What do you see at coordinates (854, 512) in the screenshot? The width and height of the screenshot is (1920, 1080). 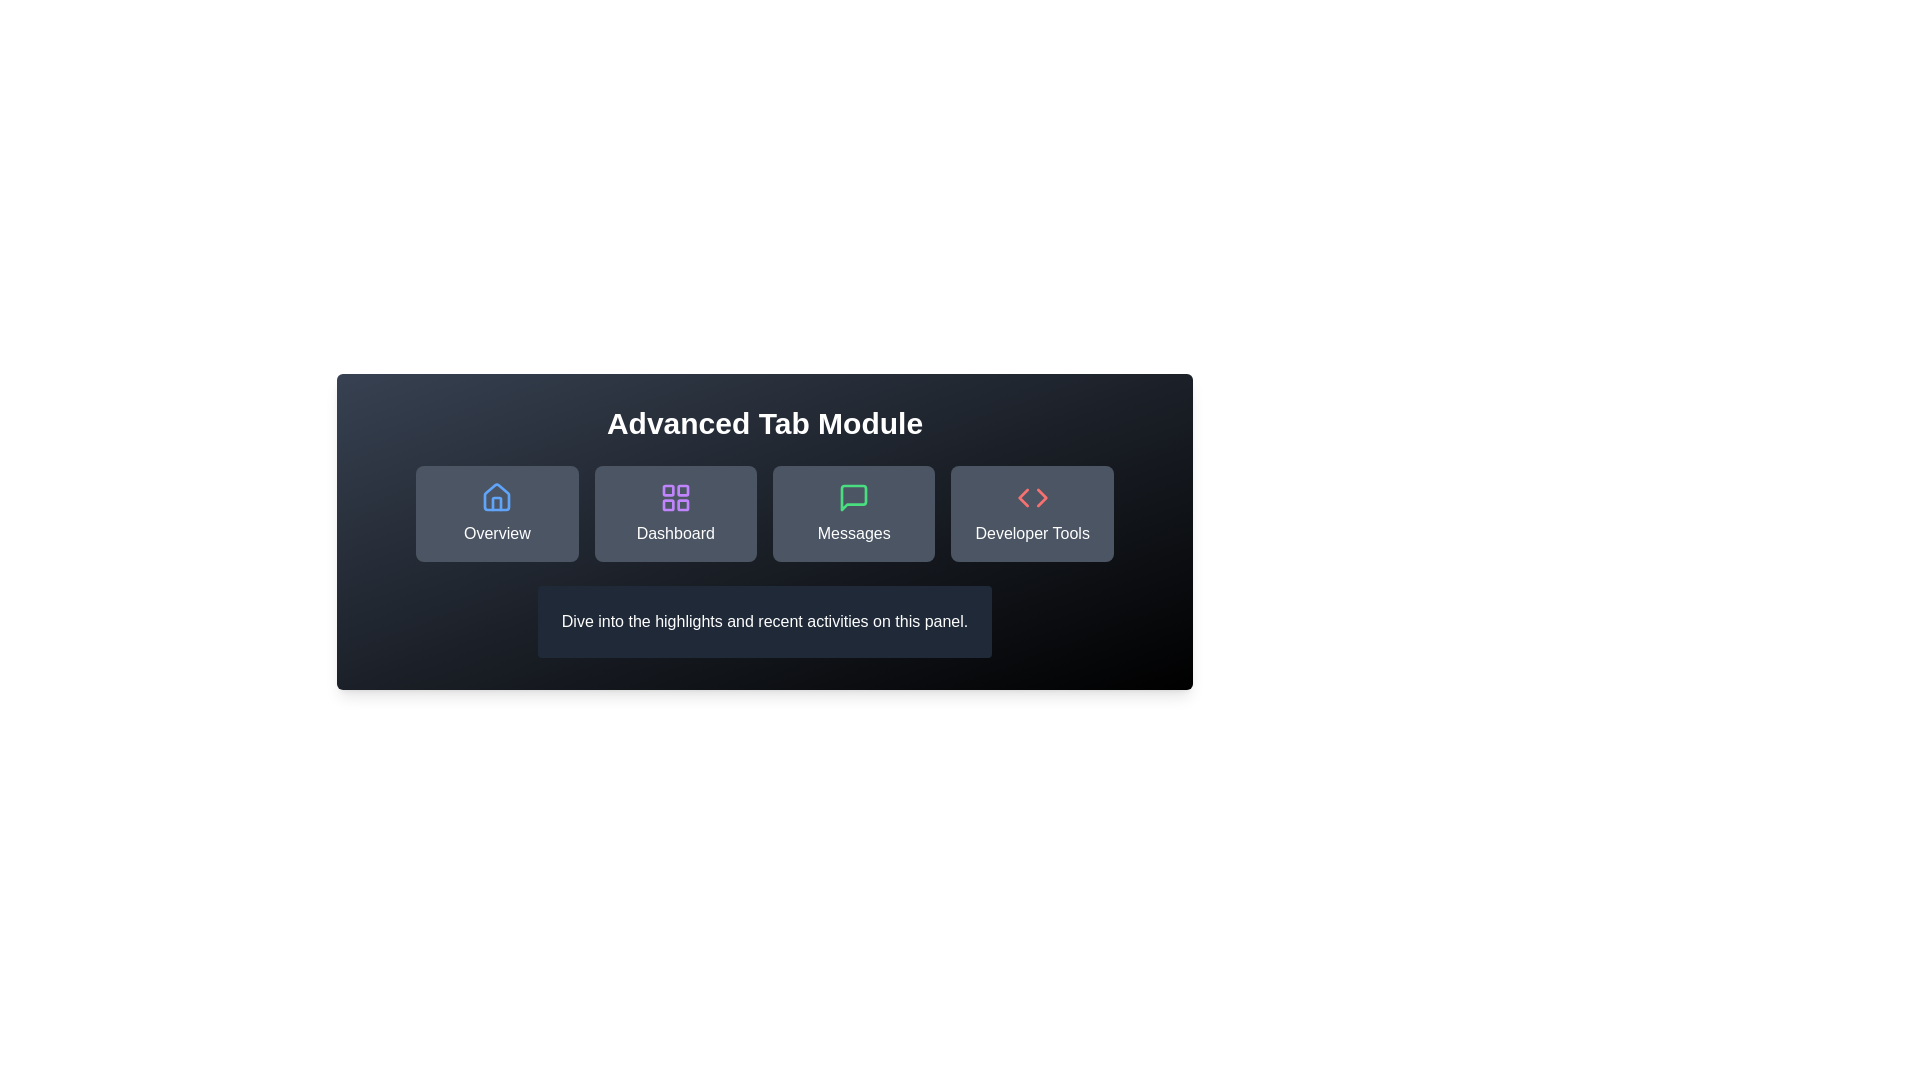 I see `the button labeled Messages` at bounding box center [854, 512].